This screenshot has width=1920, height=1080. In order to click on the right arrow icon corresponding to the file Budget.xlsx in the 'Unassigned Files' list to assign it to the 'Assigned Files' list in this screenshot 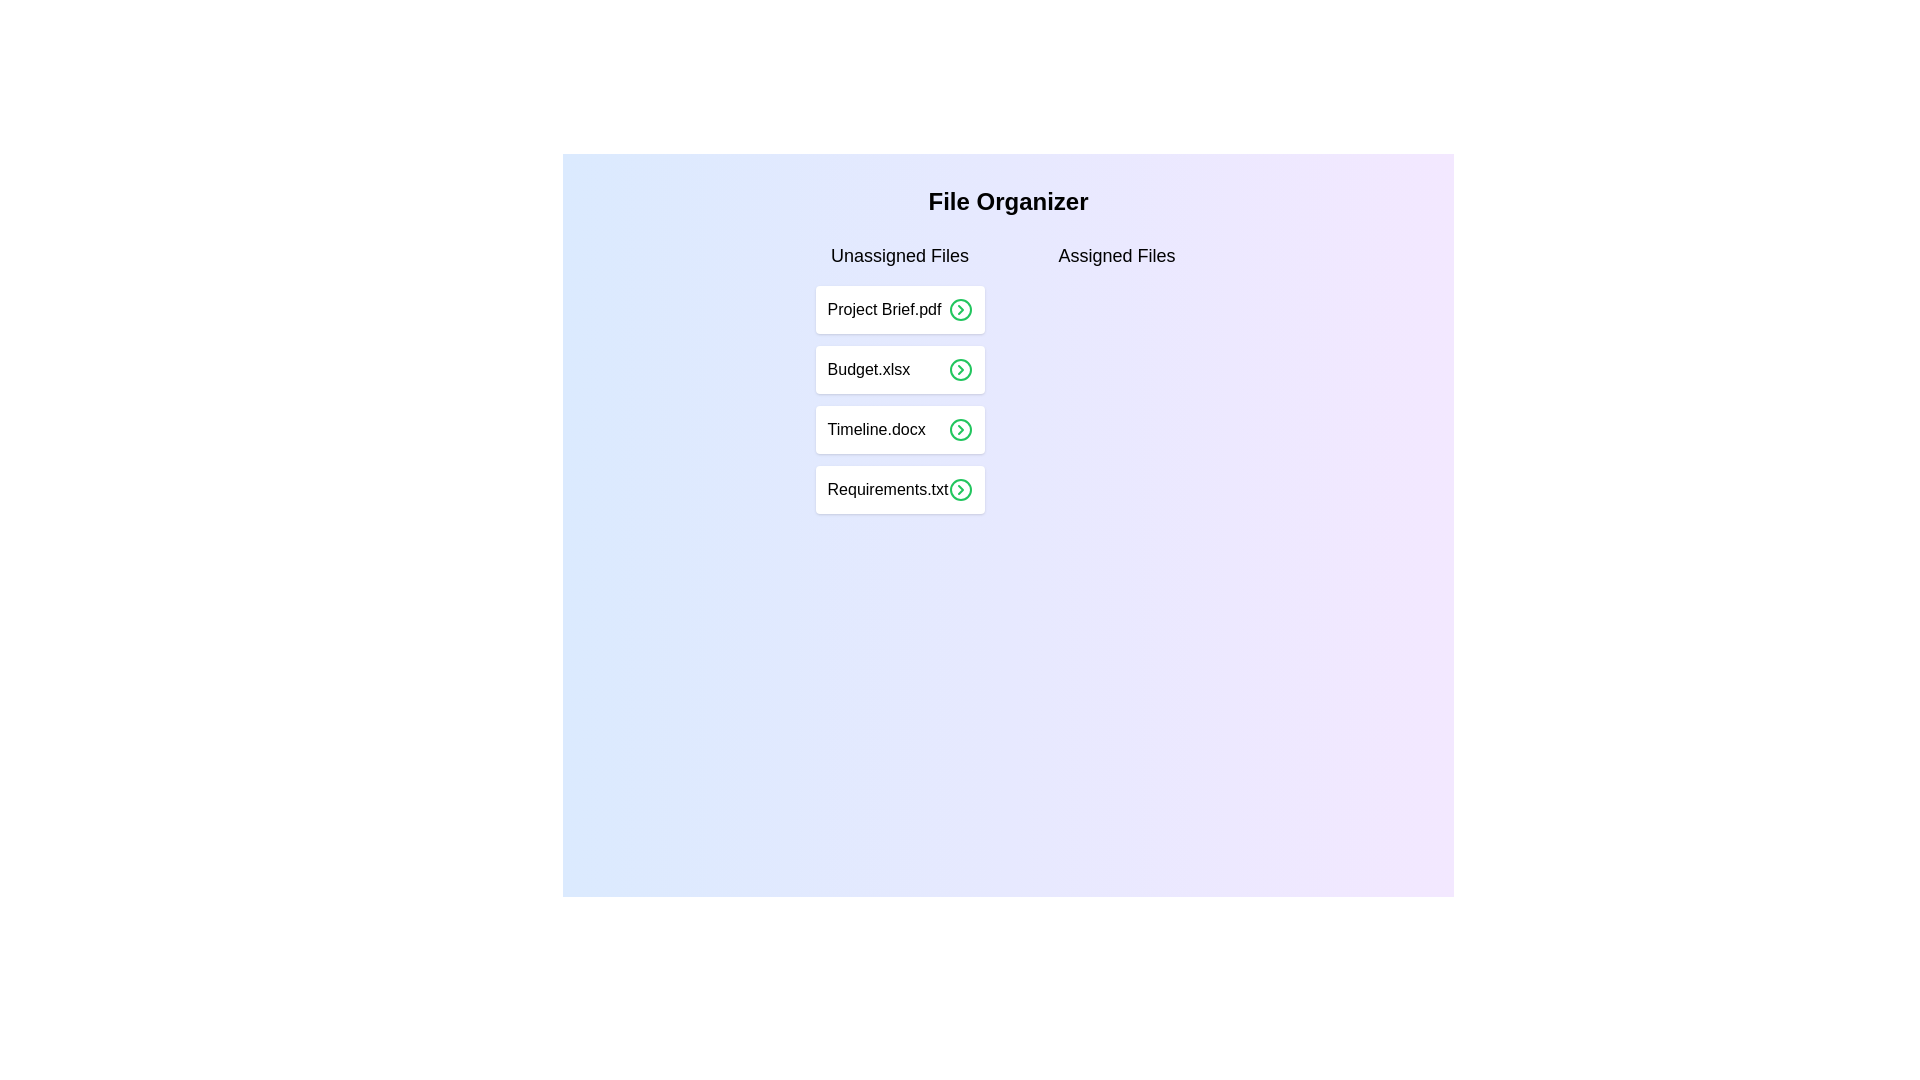, I will do `click(960, 370)`.